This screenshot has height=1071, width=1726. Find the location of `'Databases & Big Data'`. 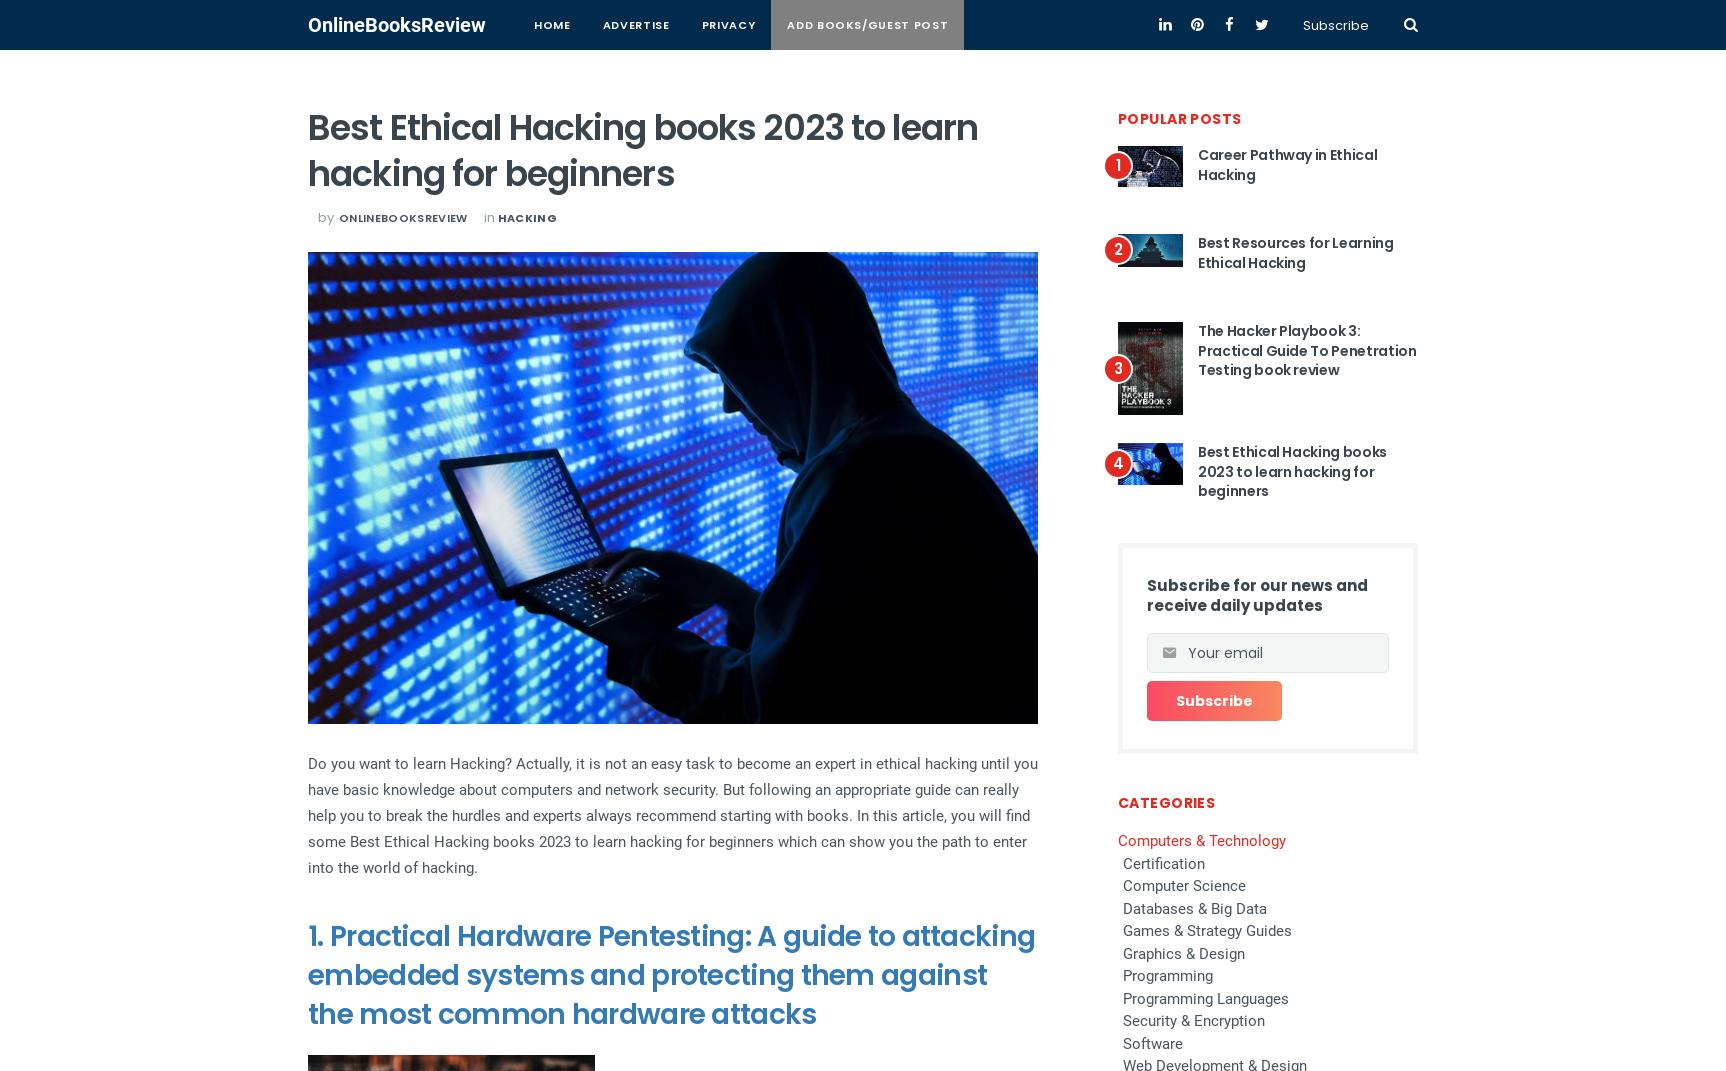

'Databases & Big Data' is located at coordinates (1122, 907).